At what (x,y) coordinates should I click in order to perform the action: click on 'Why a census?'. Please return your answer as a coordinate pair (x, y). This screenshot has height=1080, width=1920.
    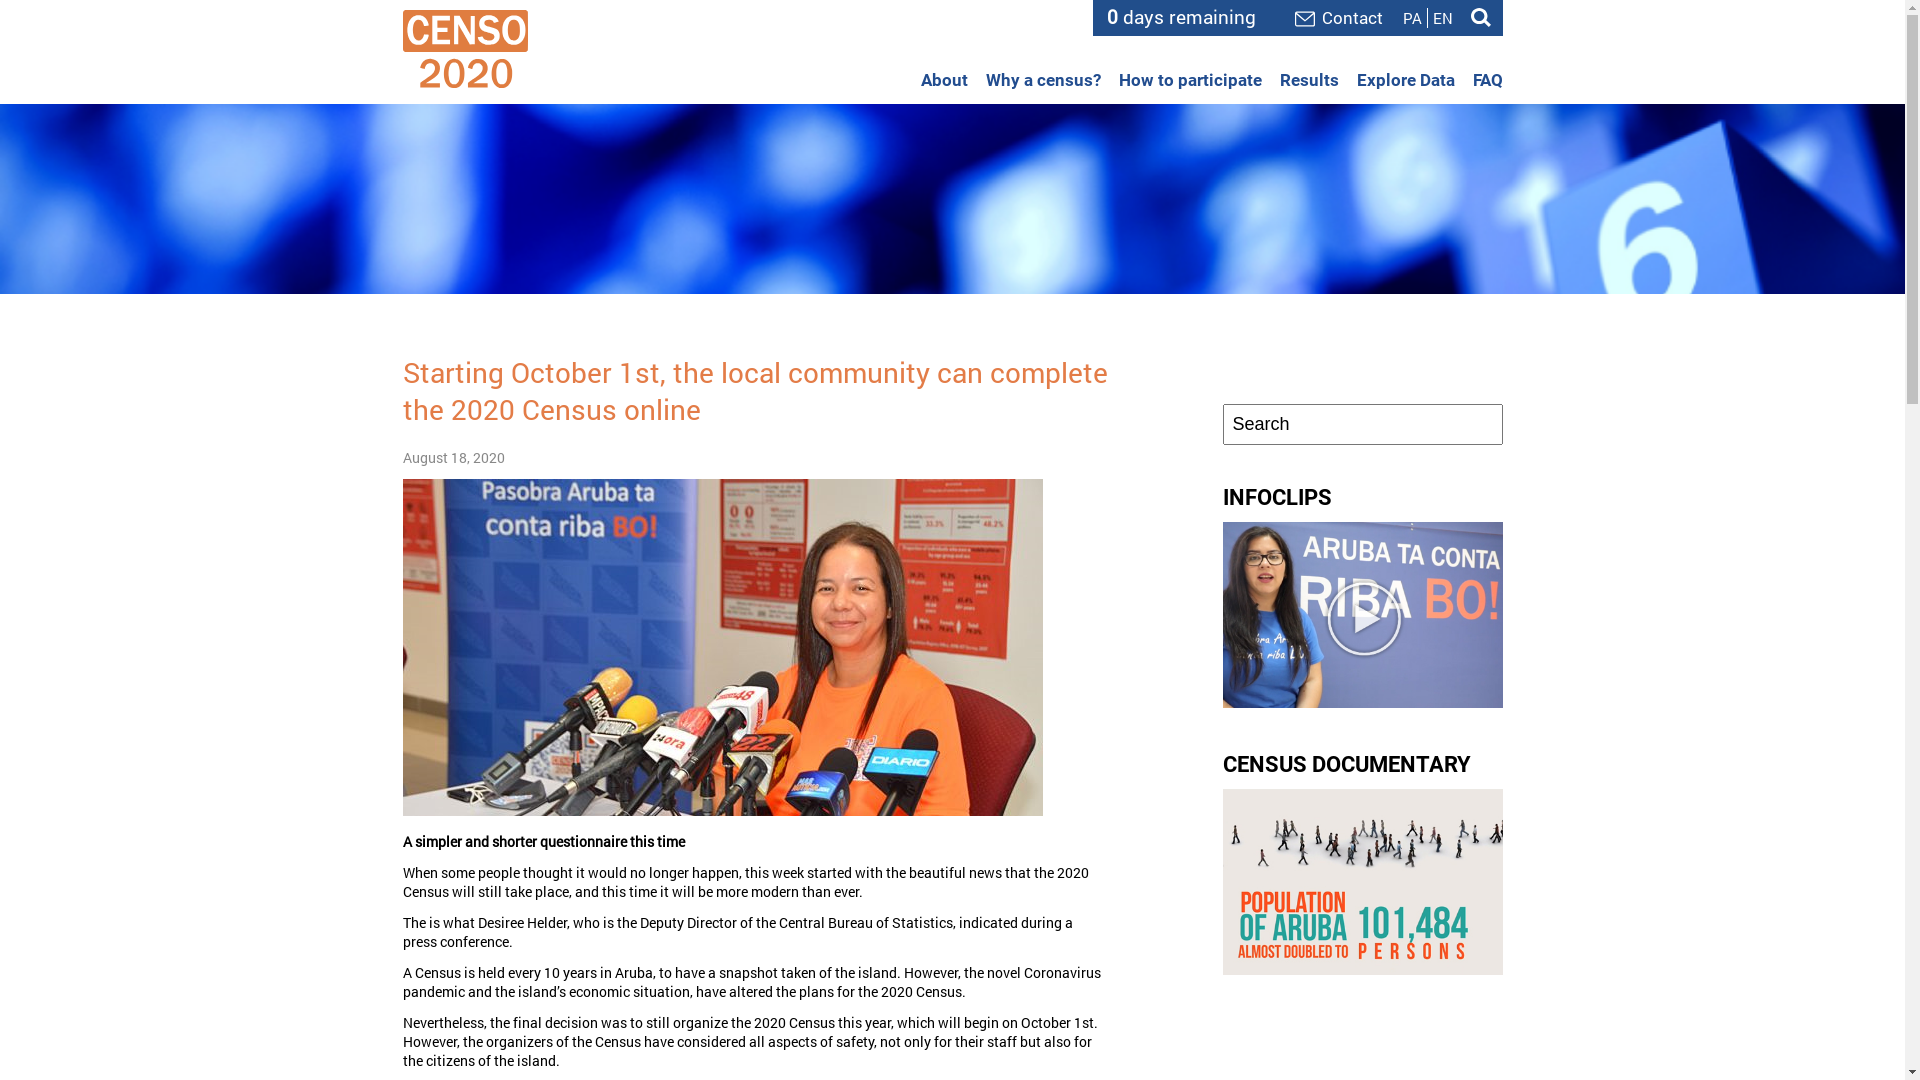
    Looking at the image, I should click on (1042, 79).